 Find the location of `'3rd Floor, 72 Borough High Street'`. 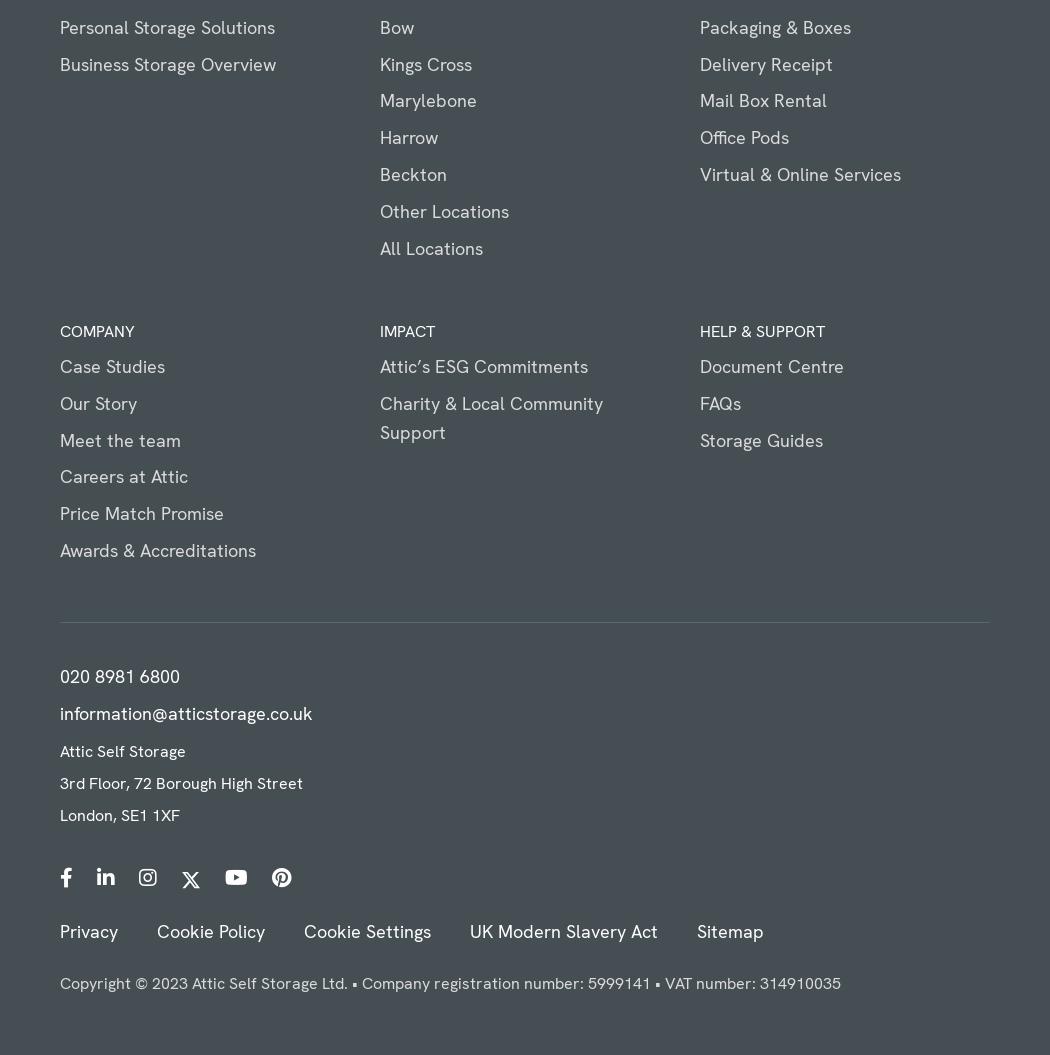

'3rd Floor, 72 Borough High Street' is located at coordinates (58, 782).